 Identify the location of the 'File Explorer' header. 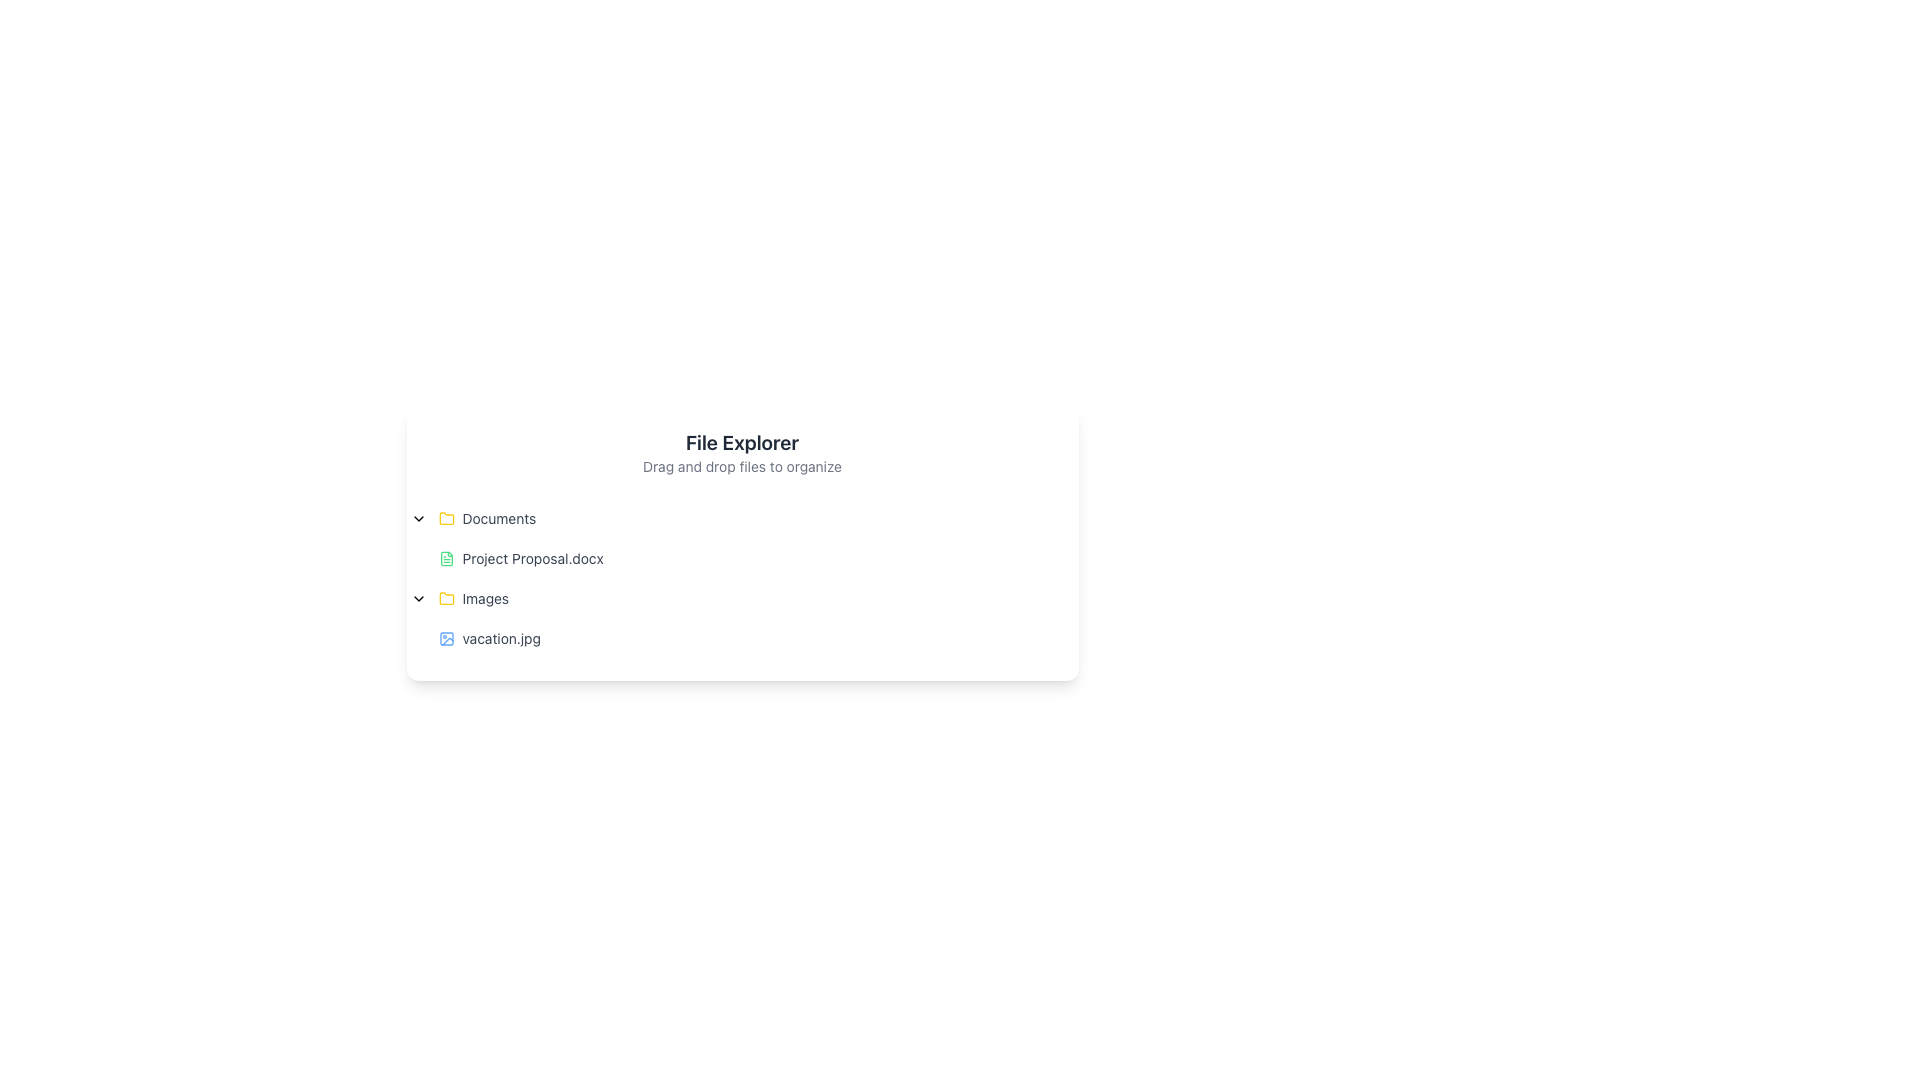
(741, 452).